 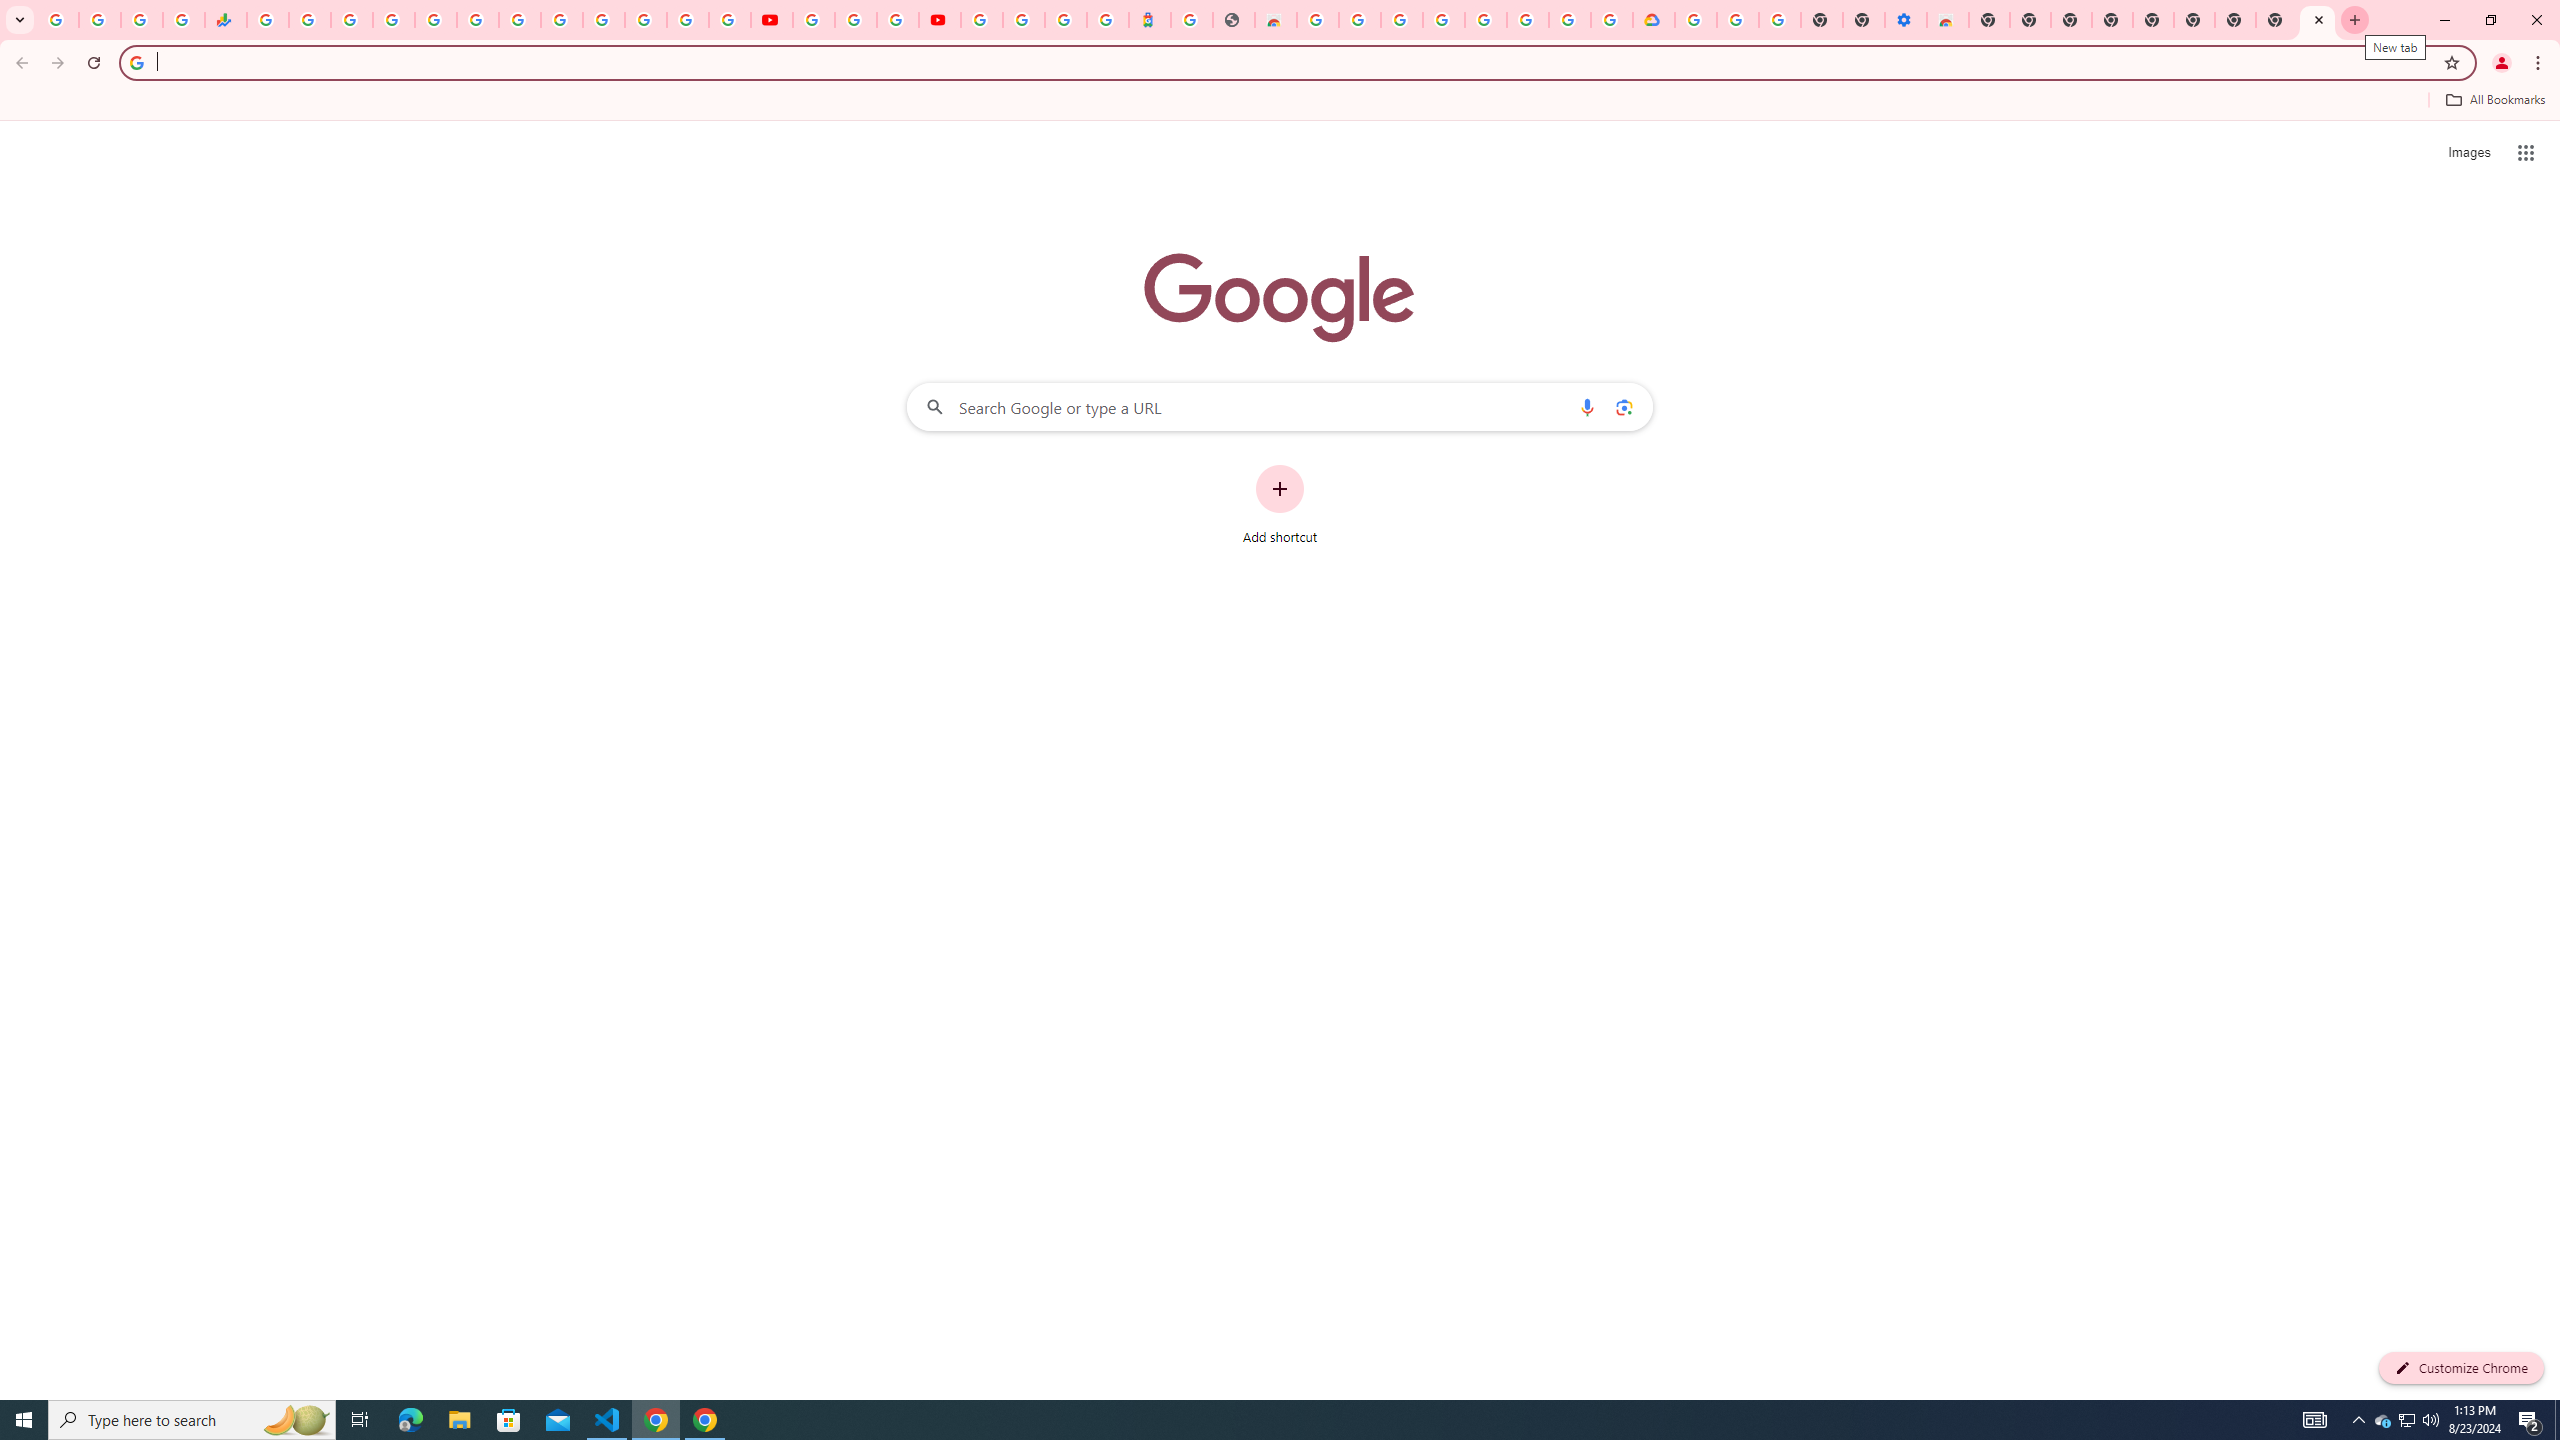 I want to click on 'Ad Settings', so click(x=1401, y=19).